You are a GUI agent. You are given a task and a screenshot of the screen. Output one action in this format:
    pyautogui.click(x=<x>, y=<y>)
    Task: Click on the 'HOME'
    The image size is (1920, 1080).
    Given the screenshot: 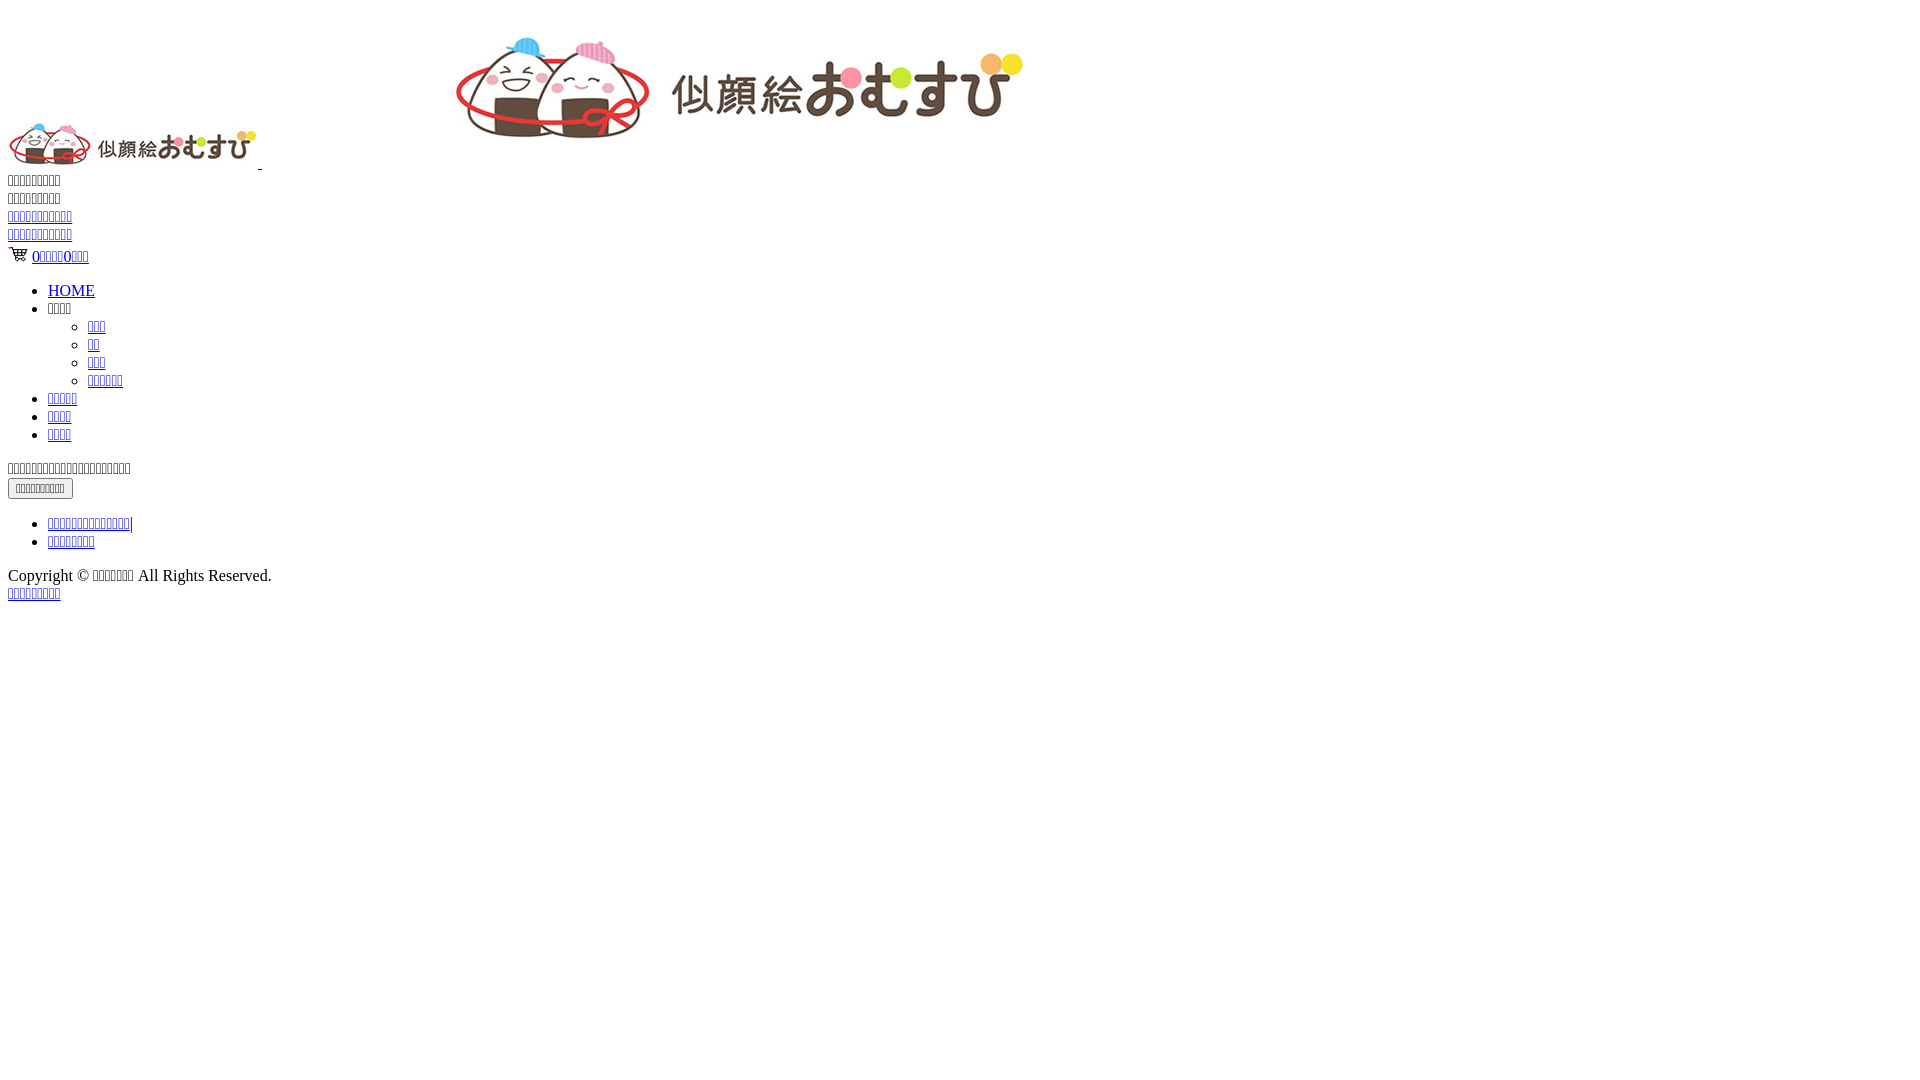 What is the action you would take?
    pyautogui.click(x=48, y=290)
    